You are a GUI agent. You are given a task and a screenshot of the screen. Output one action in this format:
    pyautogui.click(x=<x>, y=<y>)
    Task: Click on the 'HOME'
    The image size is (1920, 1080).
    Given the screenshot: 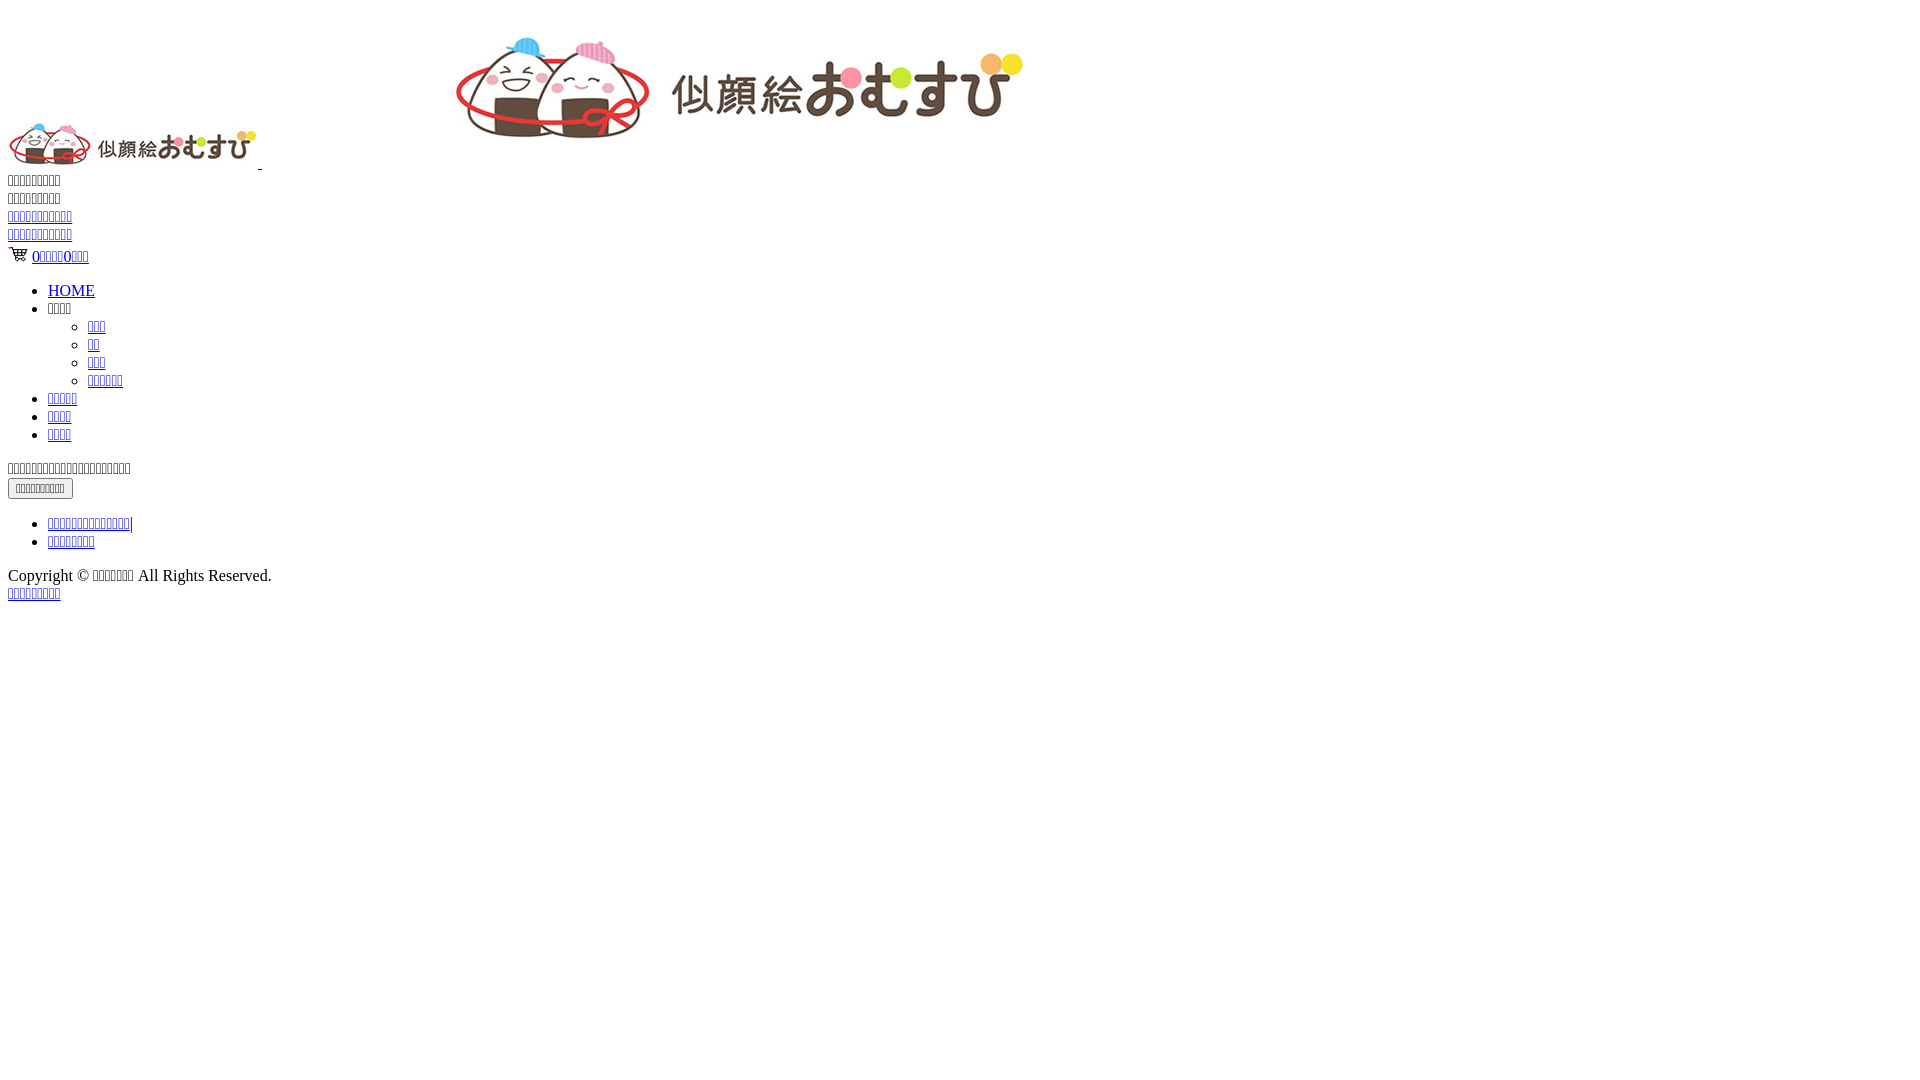 What is the action you would take?
    pyautogui.click(x=48, y=290)
    